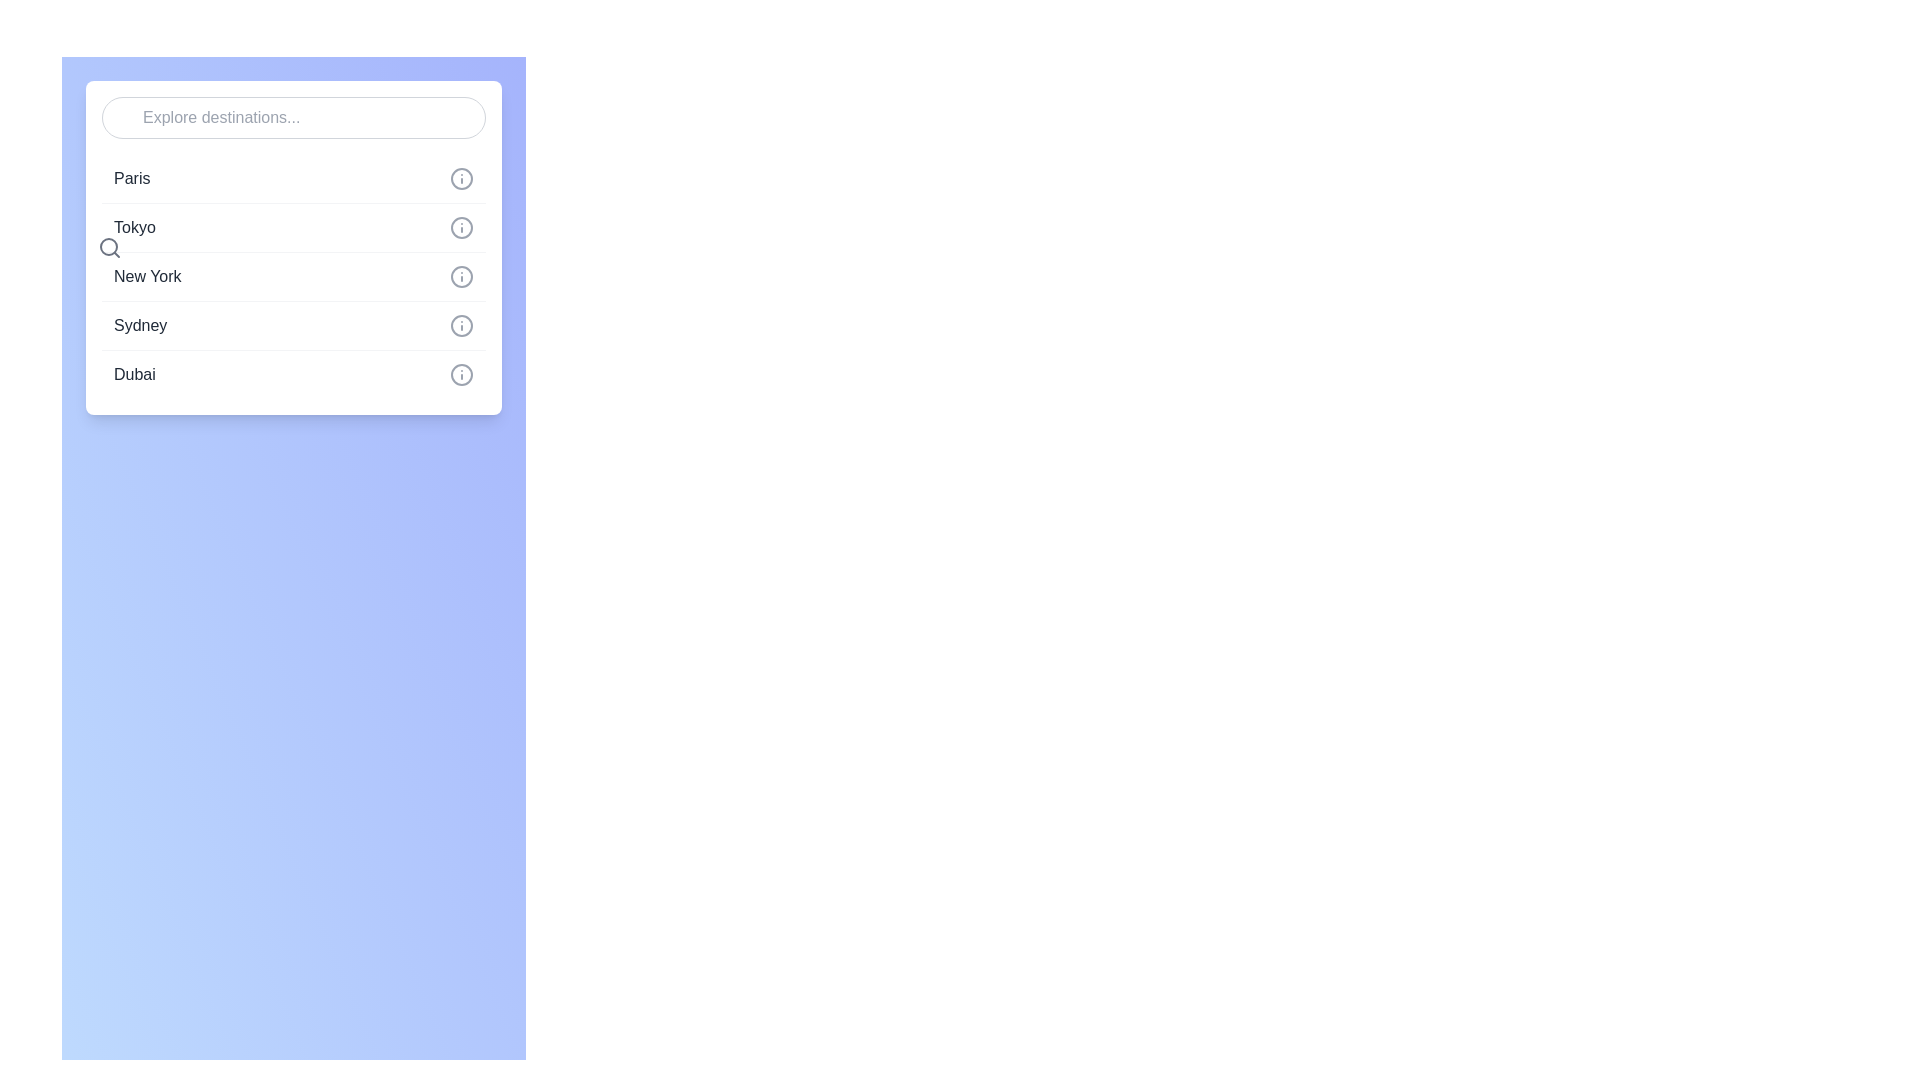 The height and width of the screenshot is (1080, 1920). Describe the element at coordinates (139, 325) in the screenshot. I see `the text label representing the city 'Sydney', which is the fourth entry in the destination options list` at that location.